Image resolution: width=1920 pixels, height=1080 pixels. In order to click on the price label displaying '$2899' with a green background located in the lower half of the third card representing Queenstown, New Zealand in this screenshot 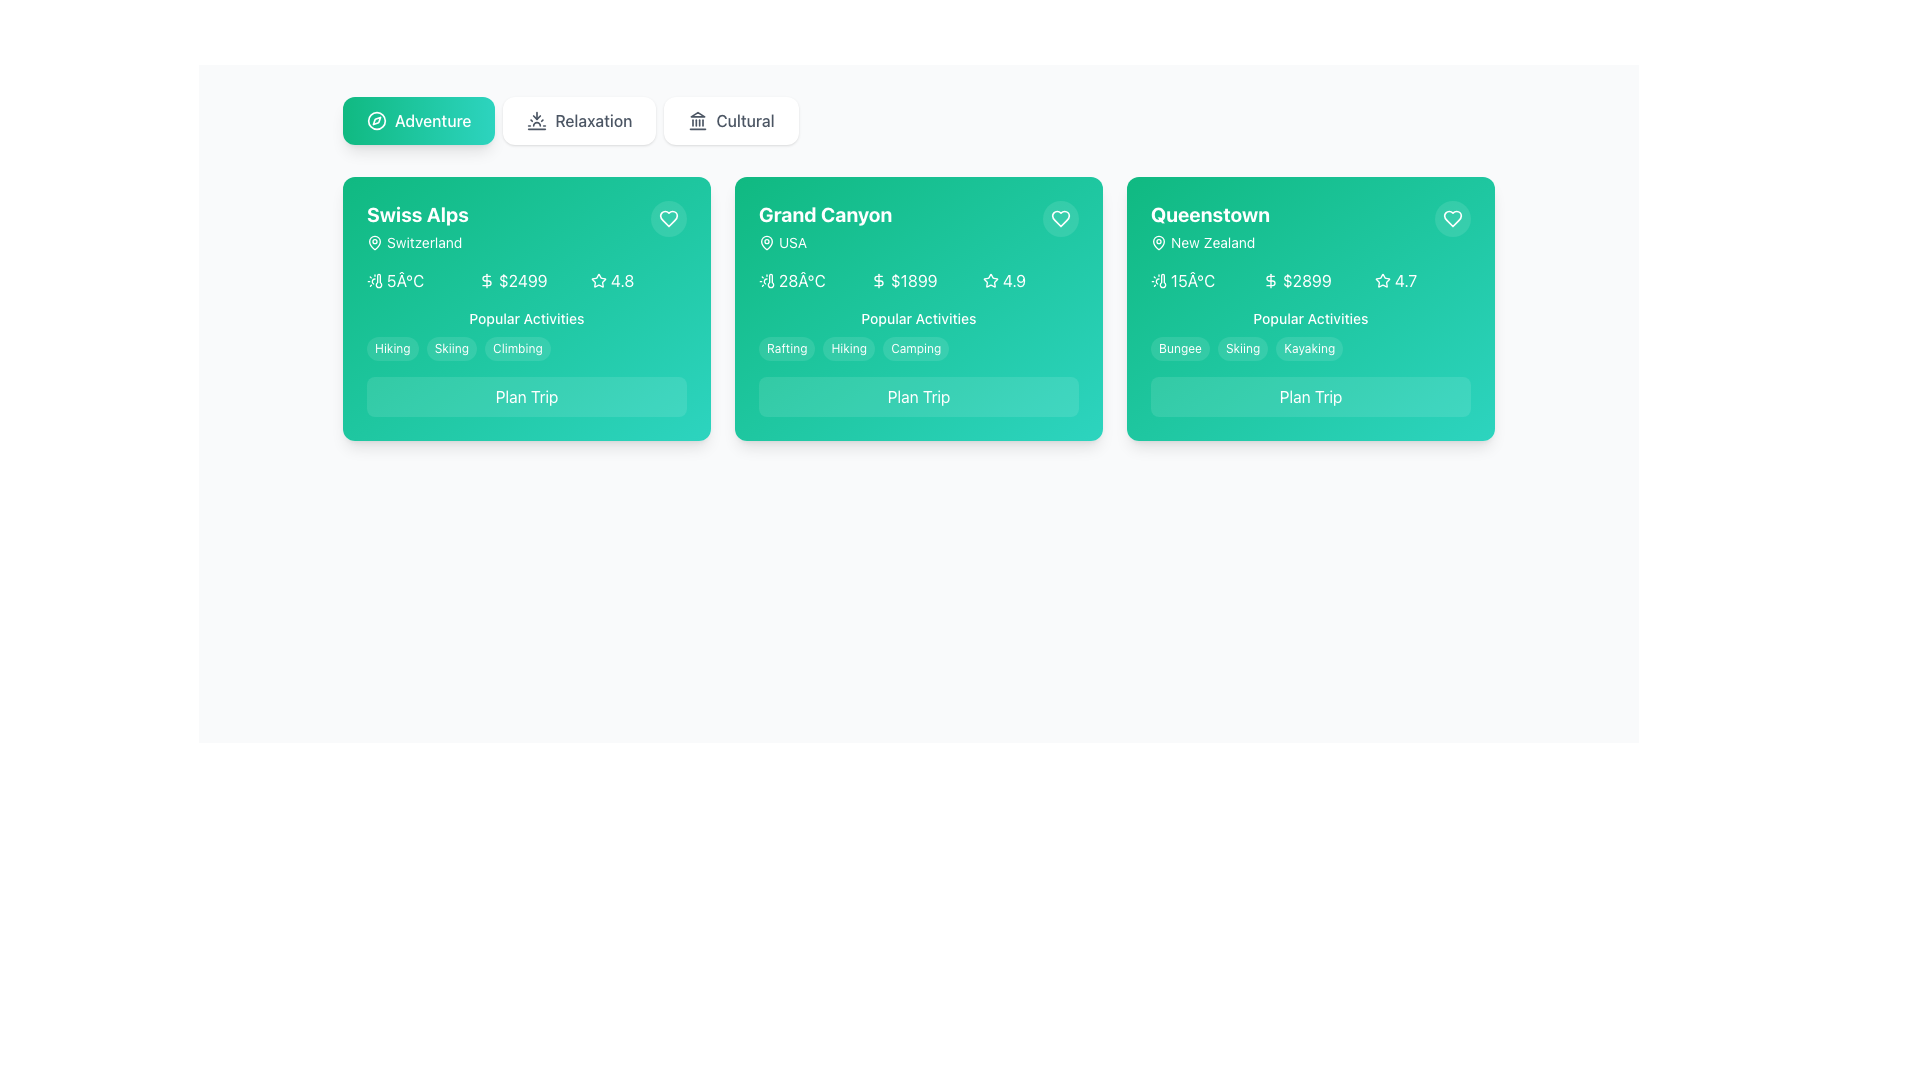, I will do `click(1310, 281)`.